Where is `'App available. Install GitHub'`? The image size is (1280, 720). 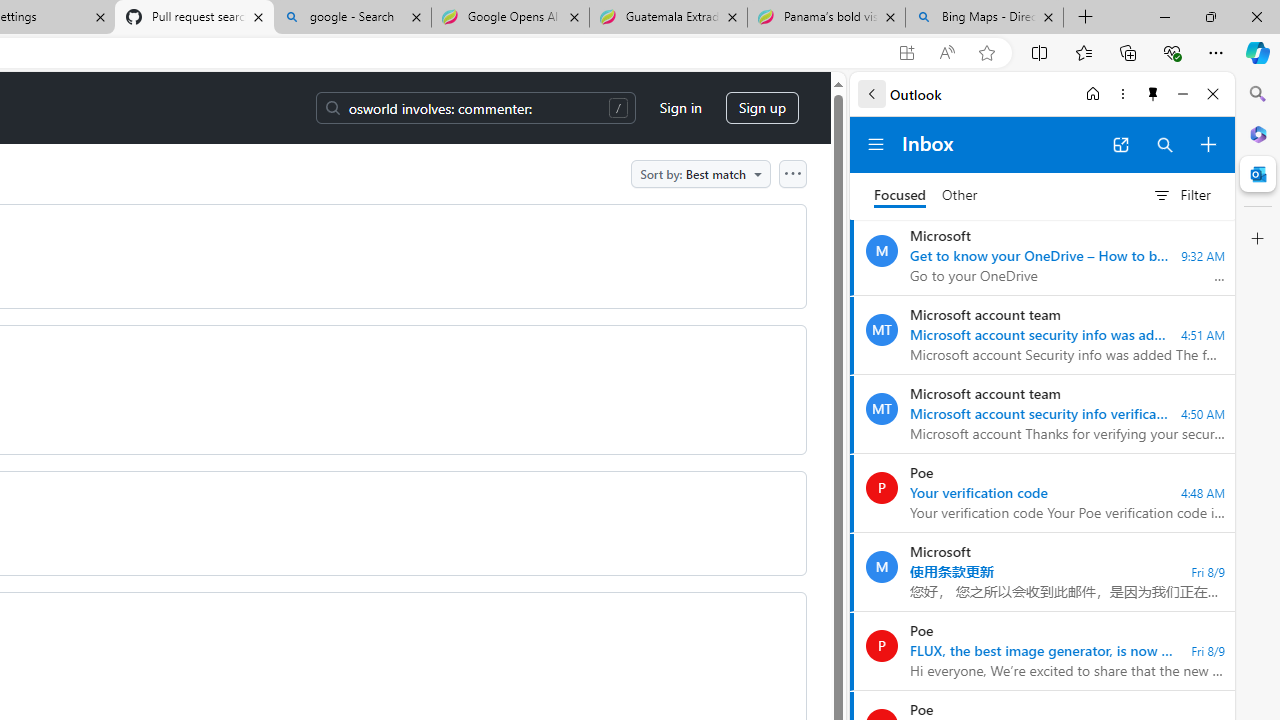 'App available. Install GitHub' is located at coordinates (905, 52).